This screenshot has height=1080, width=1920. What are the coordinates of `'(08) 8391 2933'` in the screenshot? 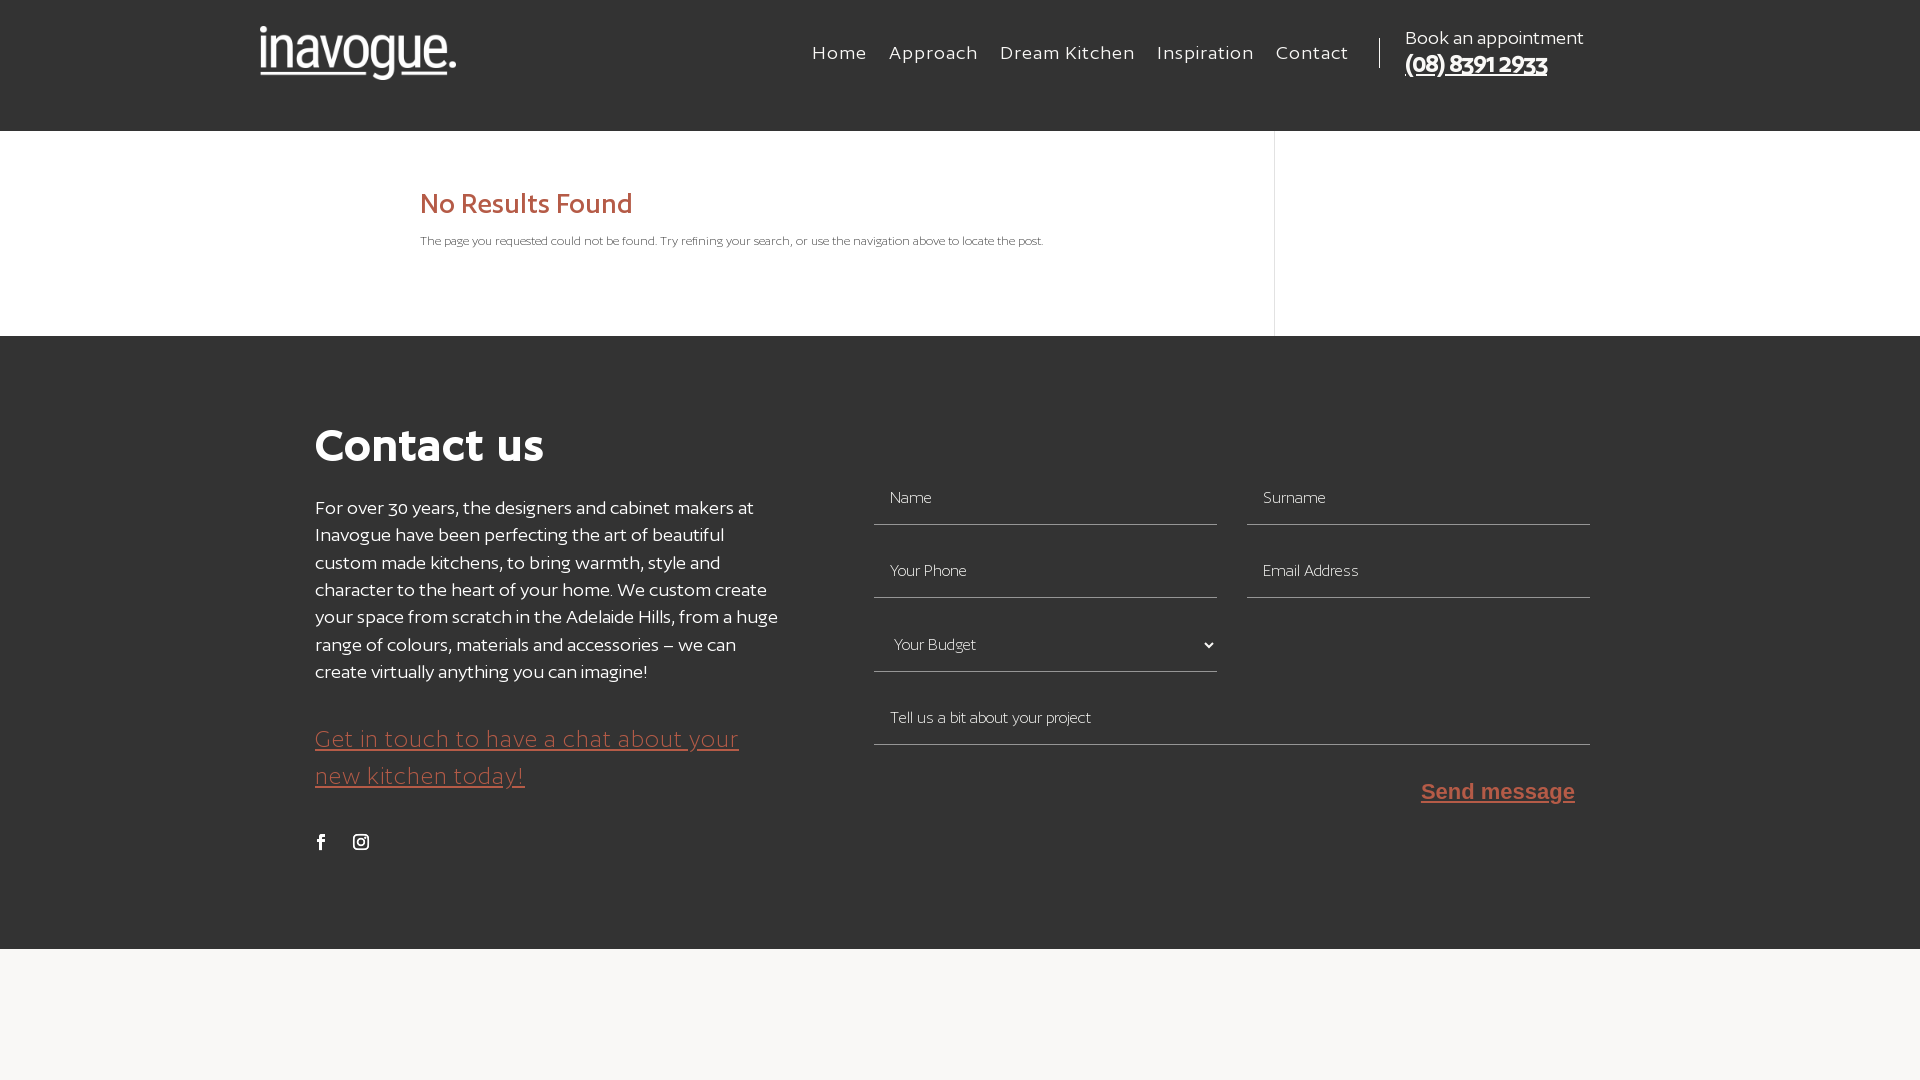 It's located at (1404, 62).